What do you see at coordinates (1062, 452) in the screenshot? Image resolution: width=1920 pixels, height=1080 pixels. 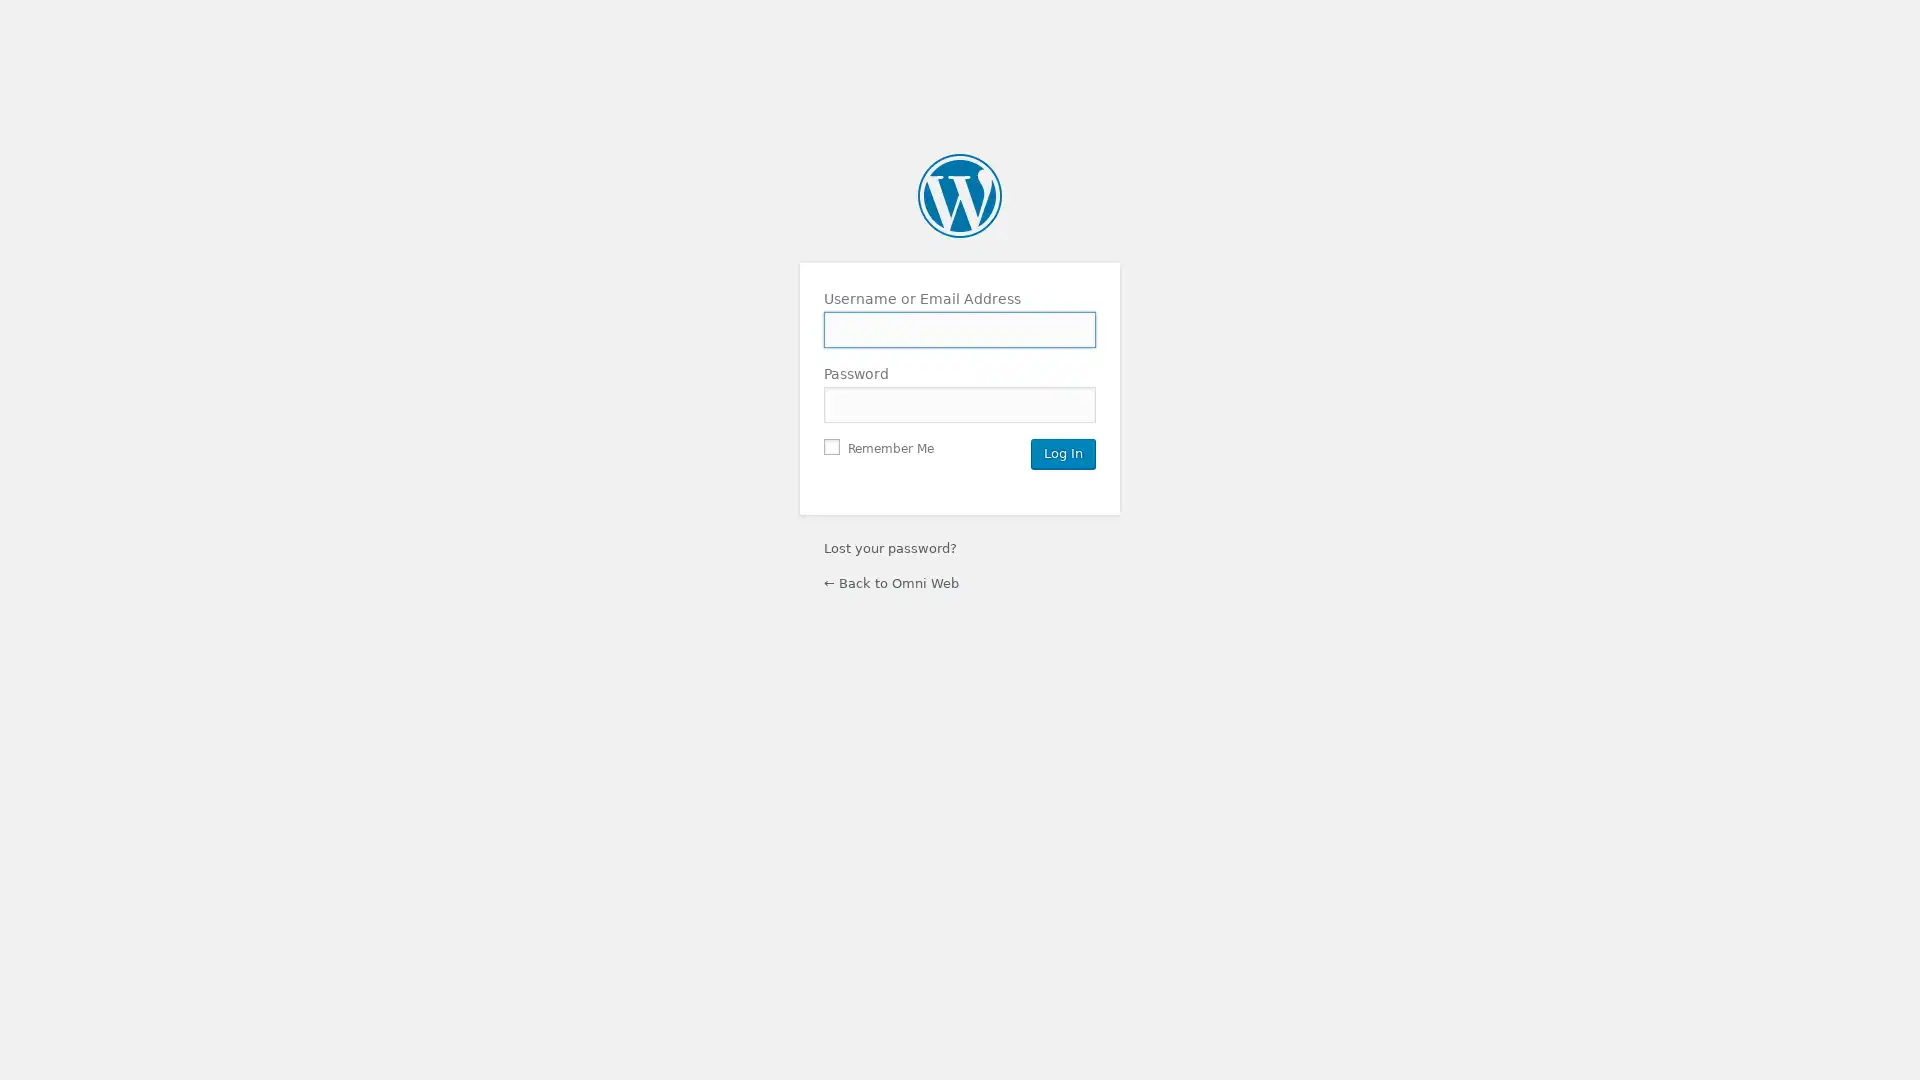 I see `Log In` at bounding box center [1062, 452].